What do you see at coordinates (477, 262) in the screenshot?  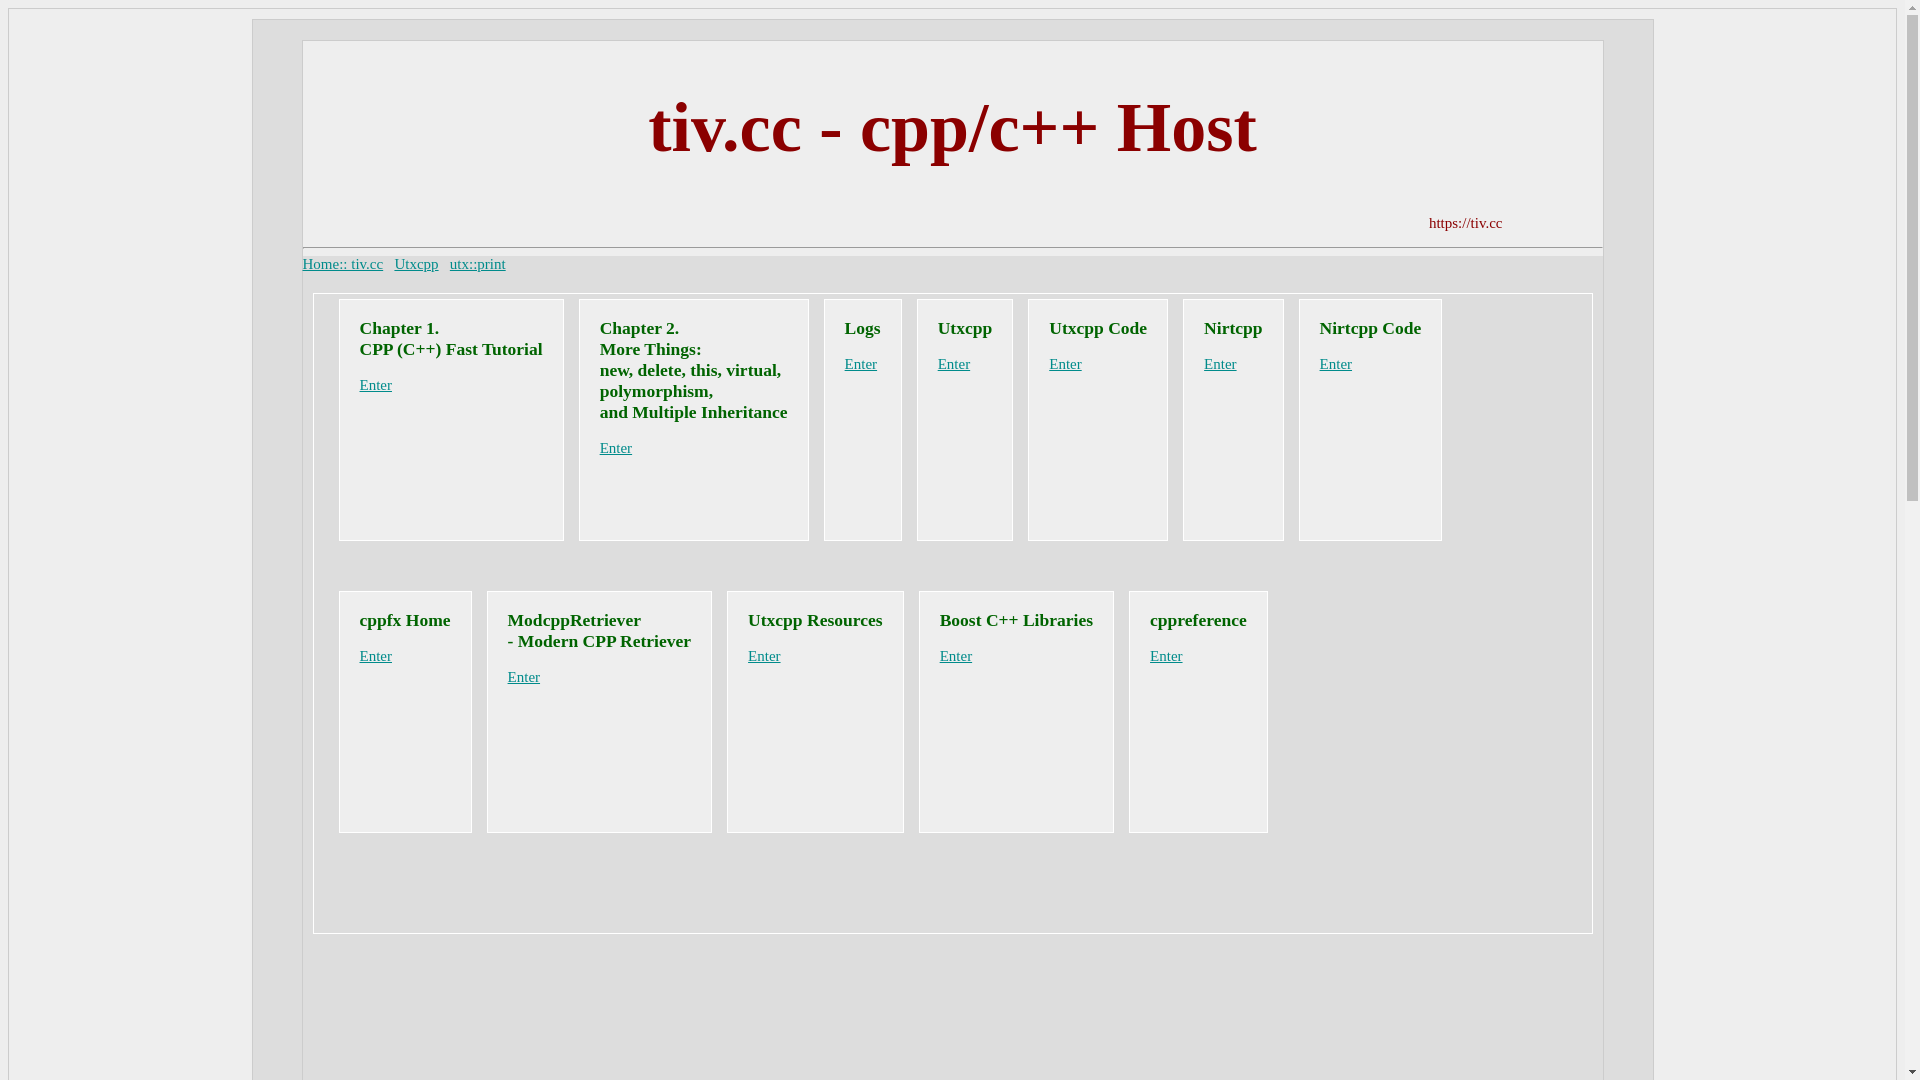 I see `'utx::print'` at bounding box center [477, 262].